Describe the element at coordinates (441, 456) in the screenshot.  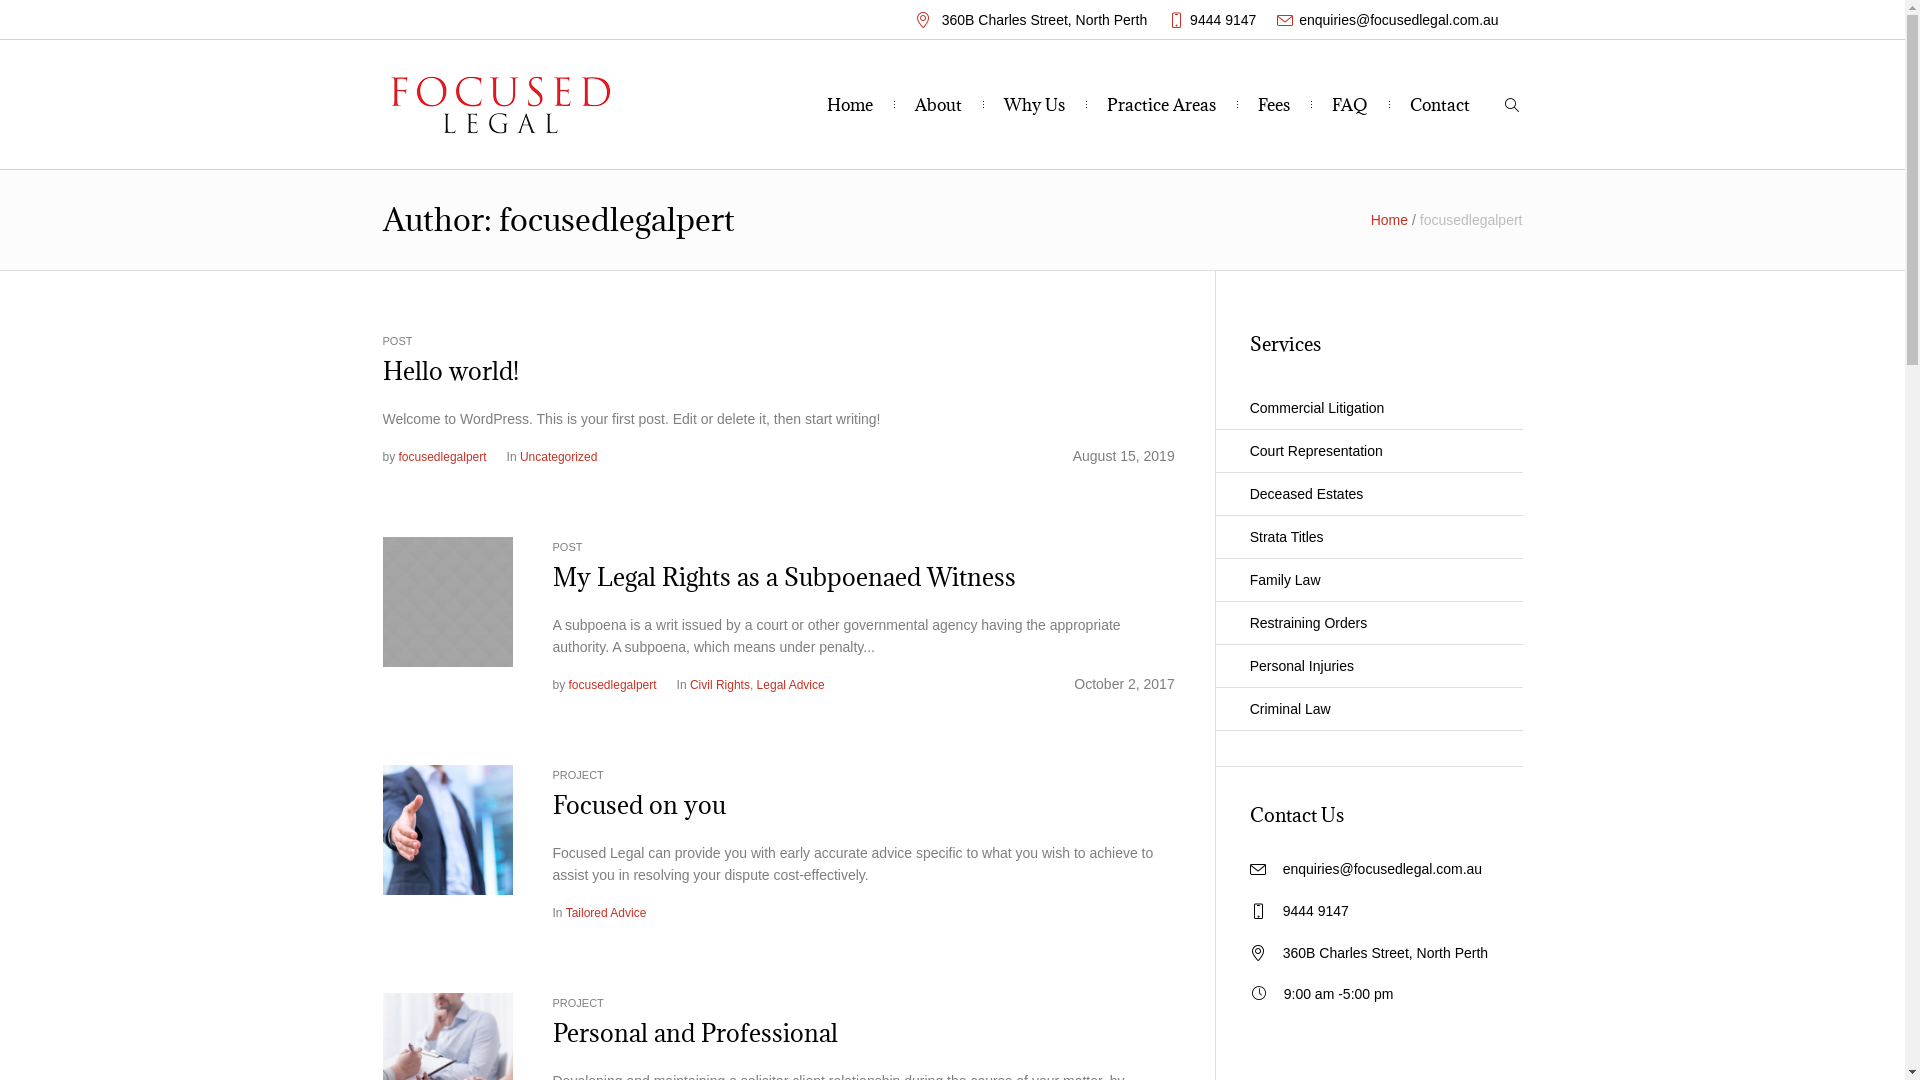
I see `'focusedlegalpert'` at that location.